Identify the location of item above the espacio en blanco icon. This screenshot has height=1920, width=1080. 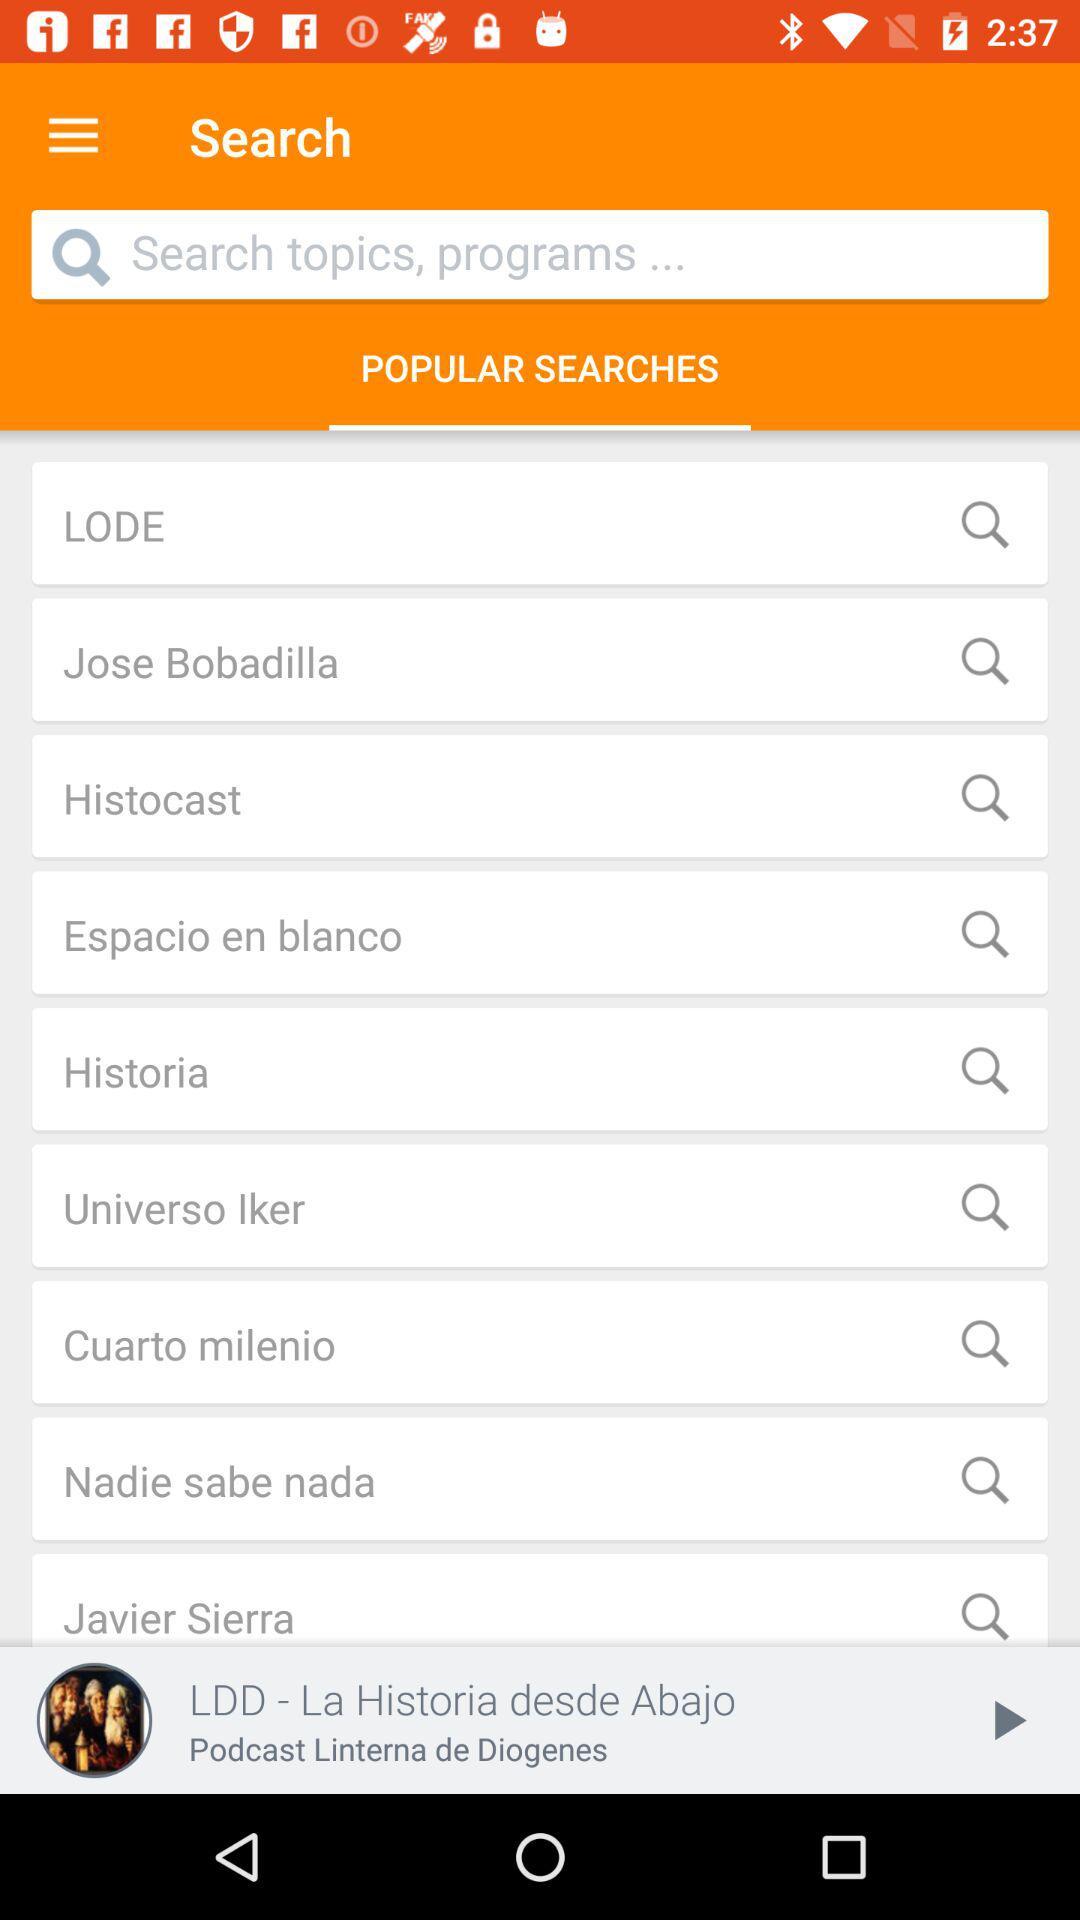
(540, 796).